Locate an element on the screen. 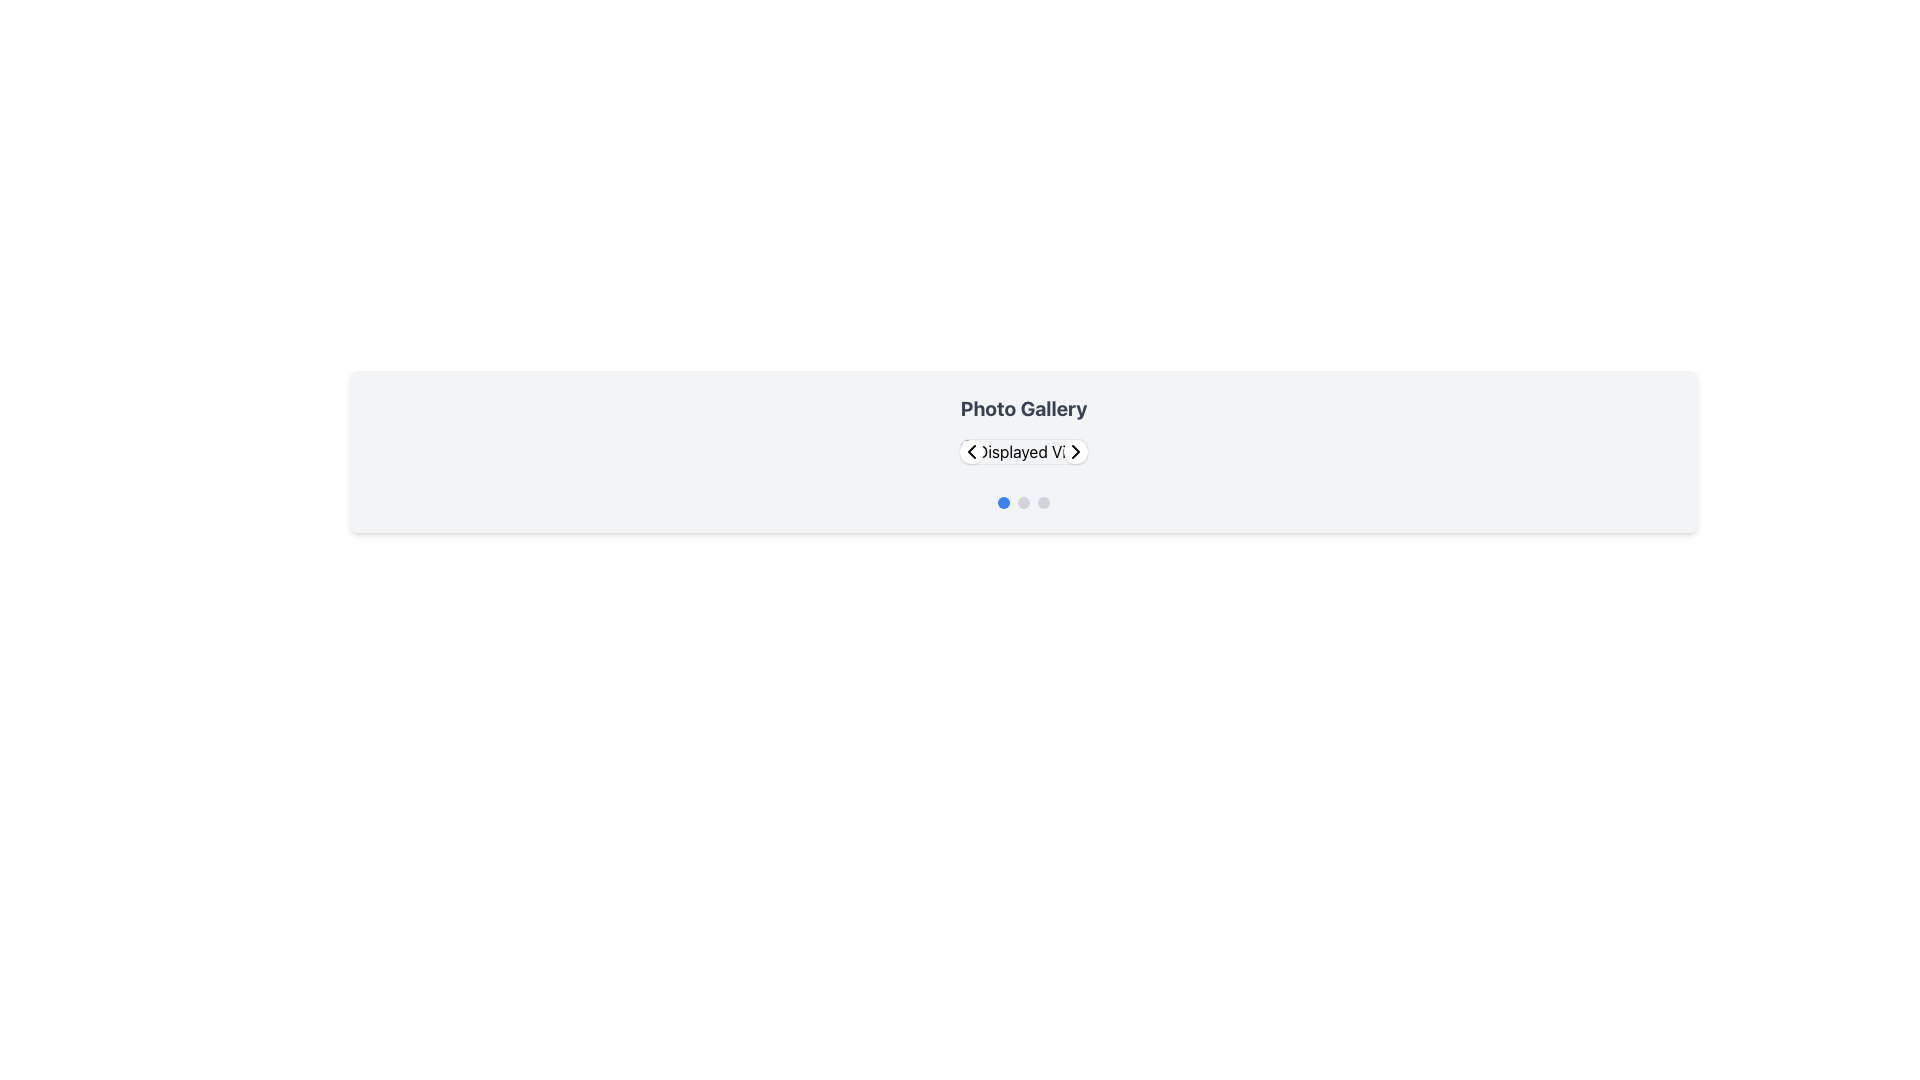  the left-pointing chevron icon indicator located within the navigation bar below the 'Photo Gallery' label, identified by its triangular arrow-like shape is located at coordinates (971, 451).